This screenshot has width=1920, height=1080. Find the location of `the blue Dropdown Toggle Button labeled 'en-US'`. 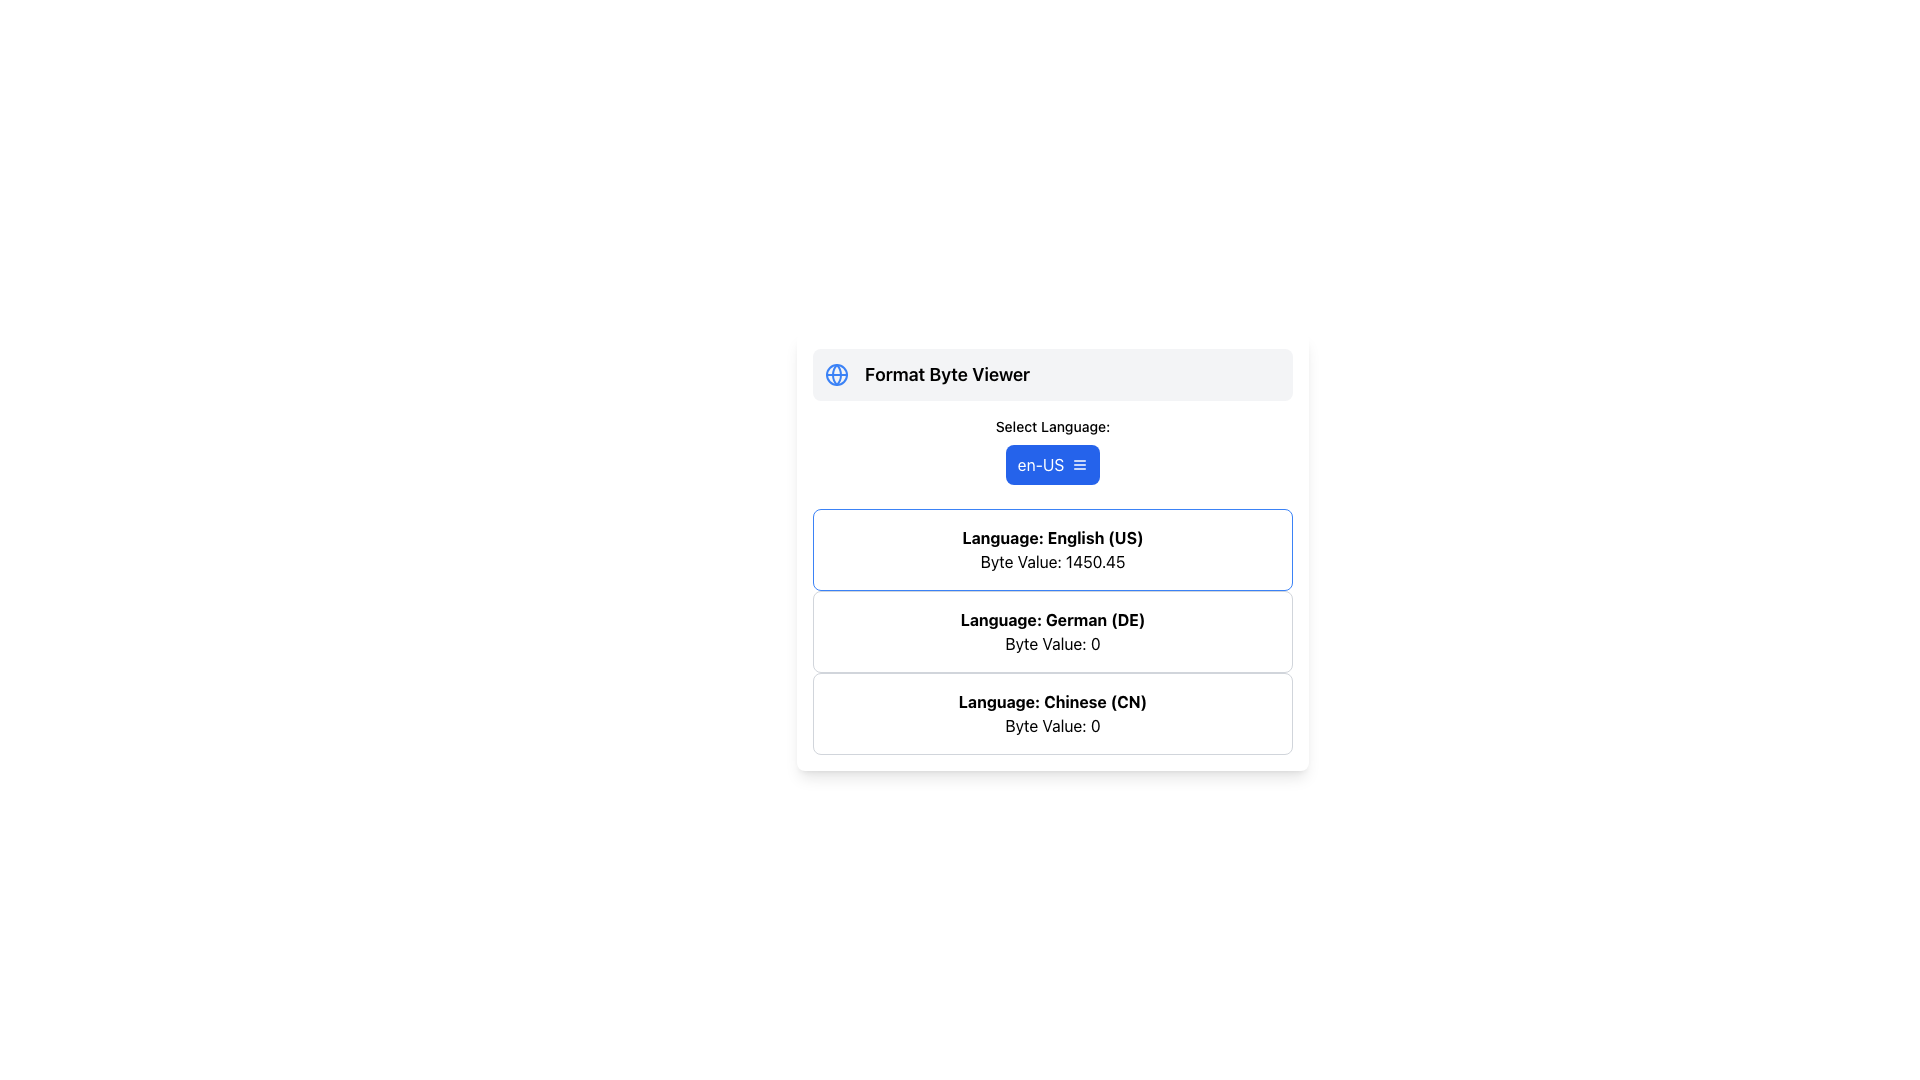

the blue Dropdown Toggle Button labeled 'en-US' is located at coordinates (1051, 465).